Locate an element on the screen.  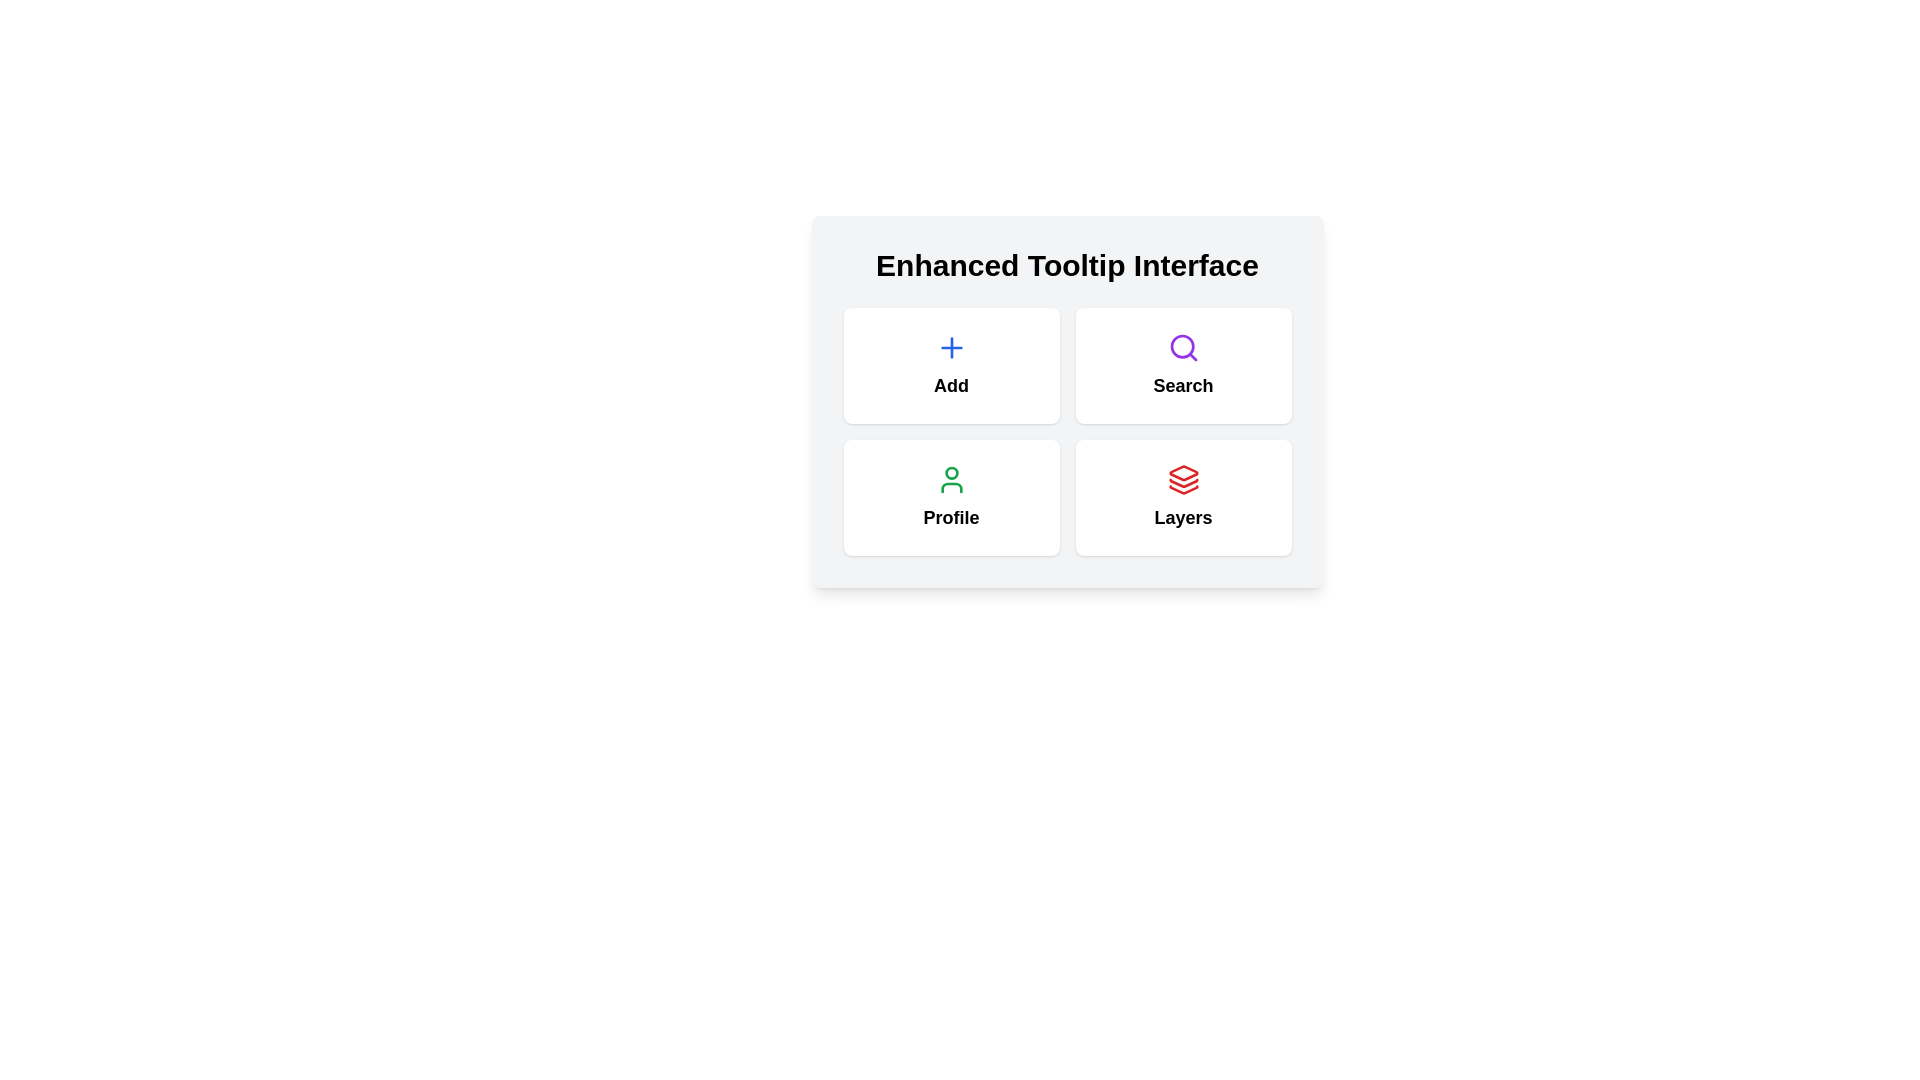
the purple magnifying glass SVG icon located in the upper-right quadrant of the grid layout, centered above the 'Search' text is located at coordinates (1183, 346).